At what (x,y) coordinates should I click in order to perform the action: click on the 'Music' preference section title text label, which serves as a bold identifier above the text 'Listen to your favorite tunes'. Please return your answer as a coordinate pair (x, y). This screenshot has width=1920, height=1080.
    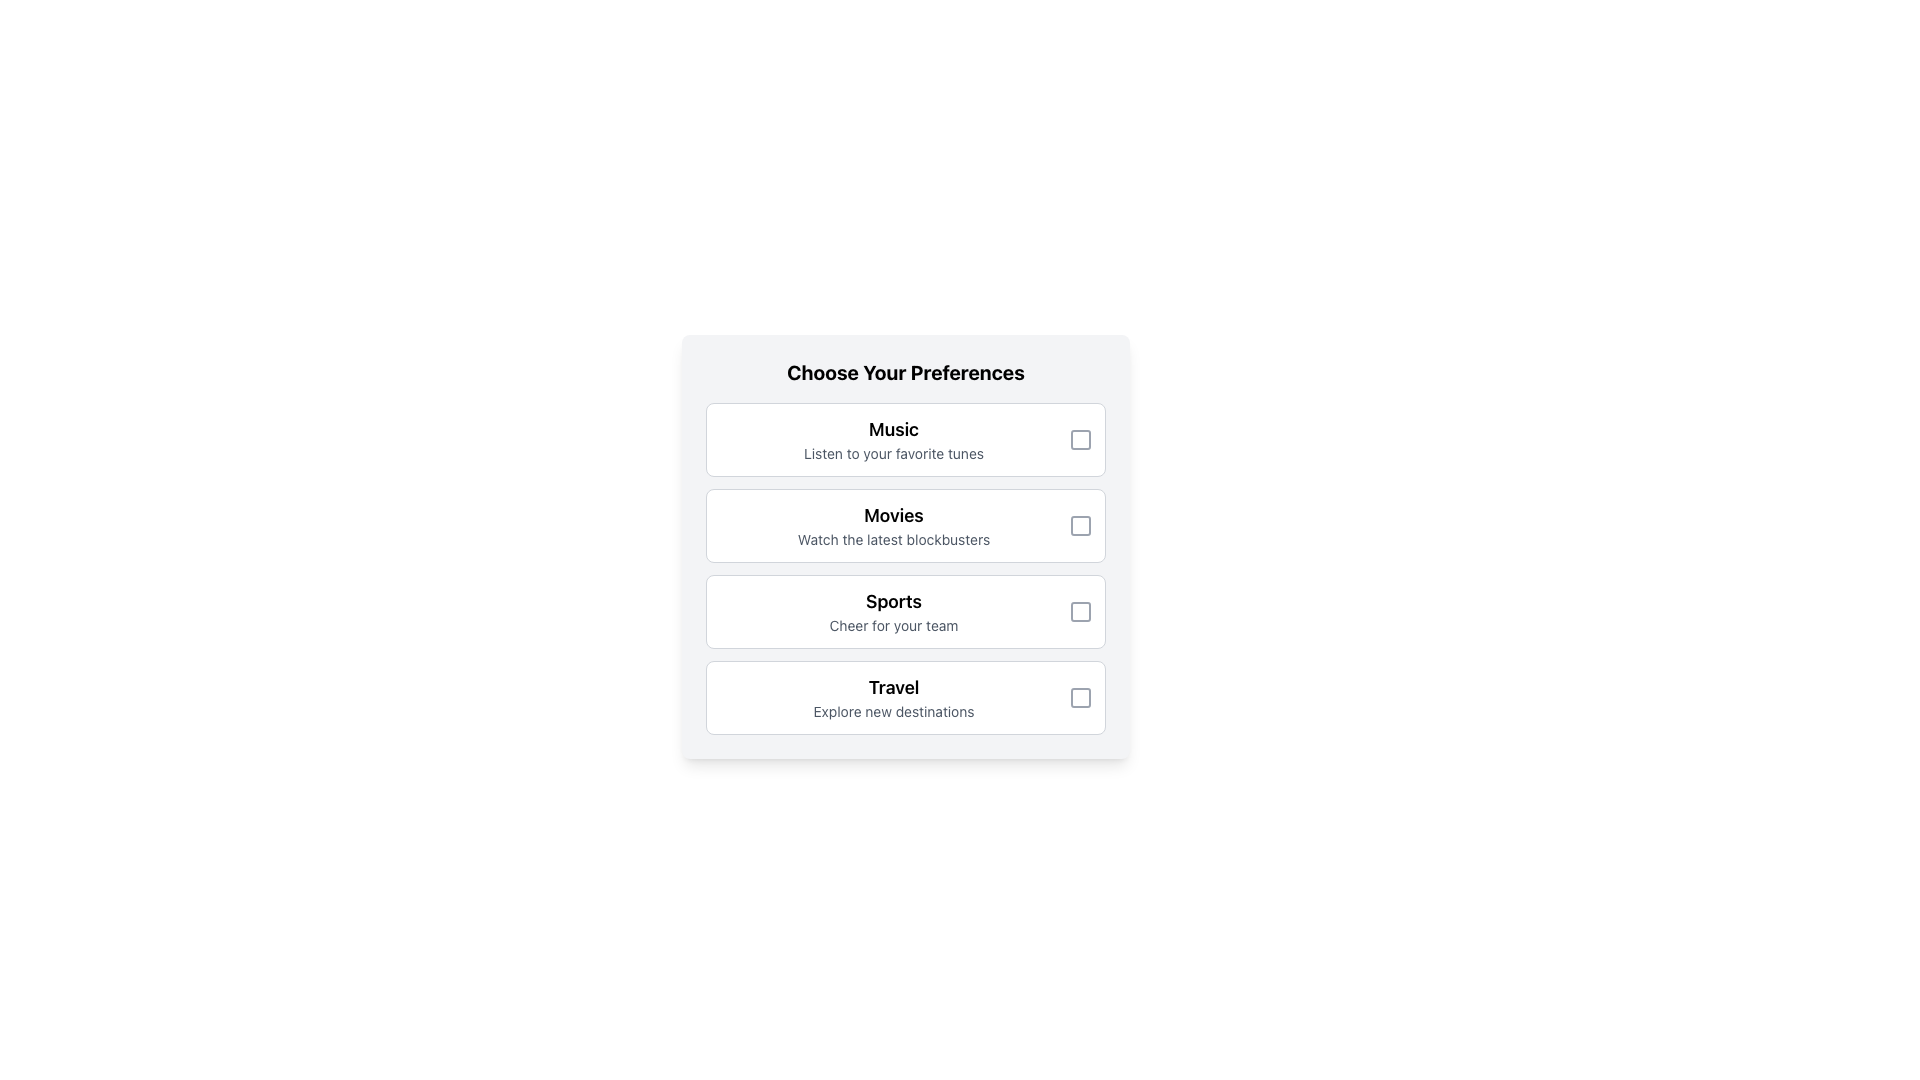
    Looking at the image, I should click on (892, 428).